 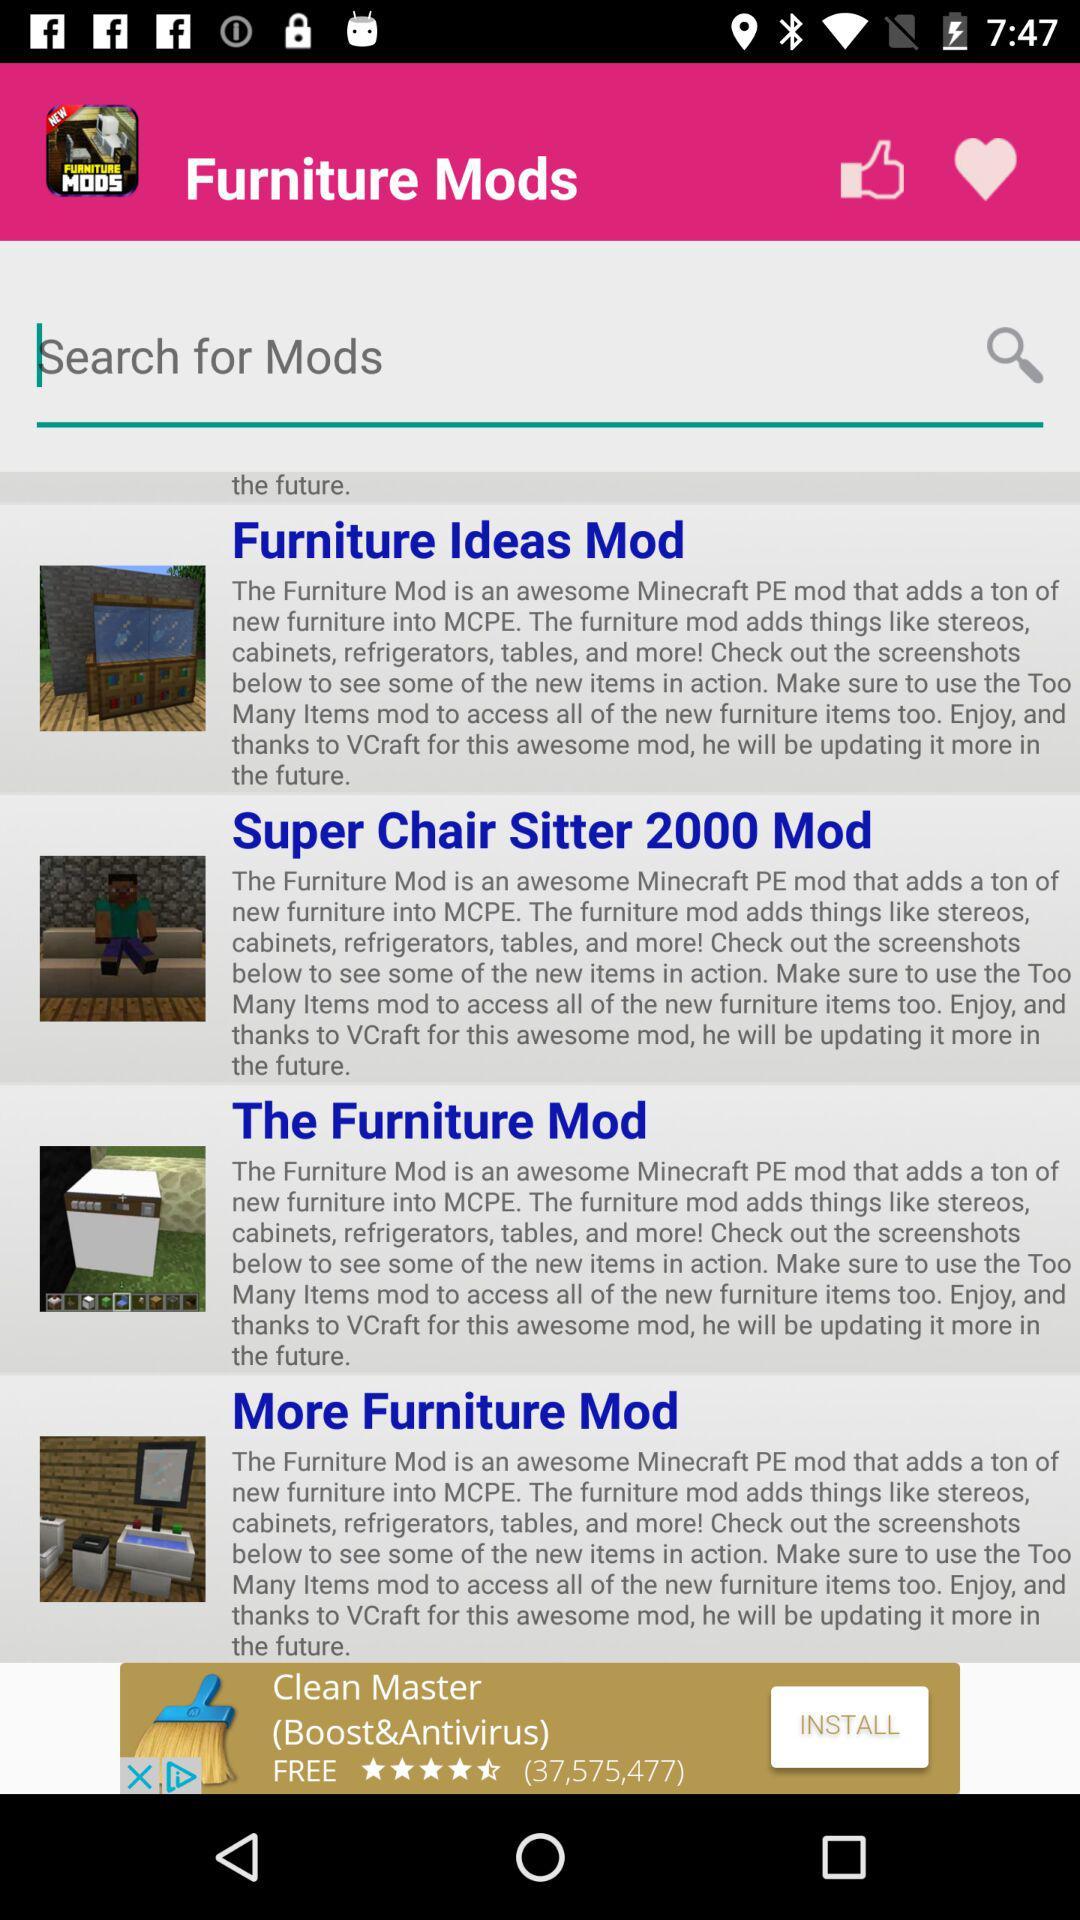 I want to click on favorites, so click(x=984, y=169).